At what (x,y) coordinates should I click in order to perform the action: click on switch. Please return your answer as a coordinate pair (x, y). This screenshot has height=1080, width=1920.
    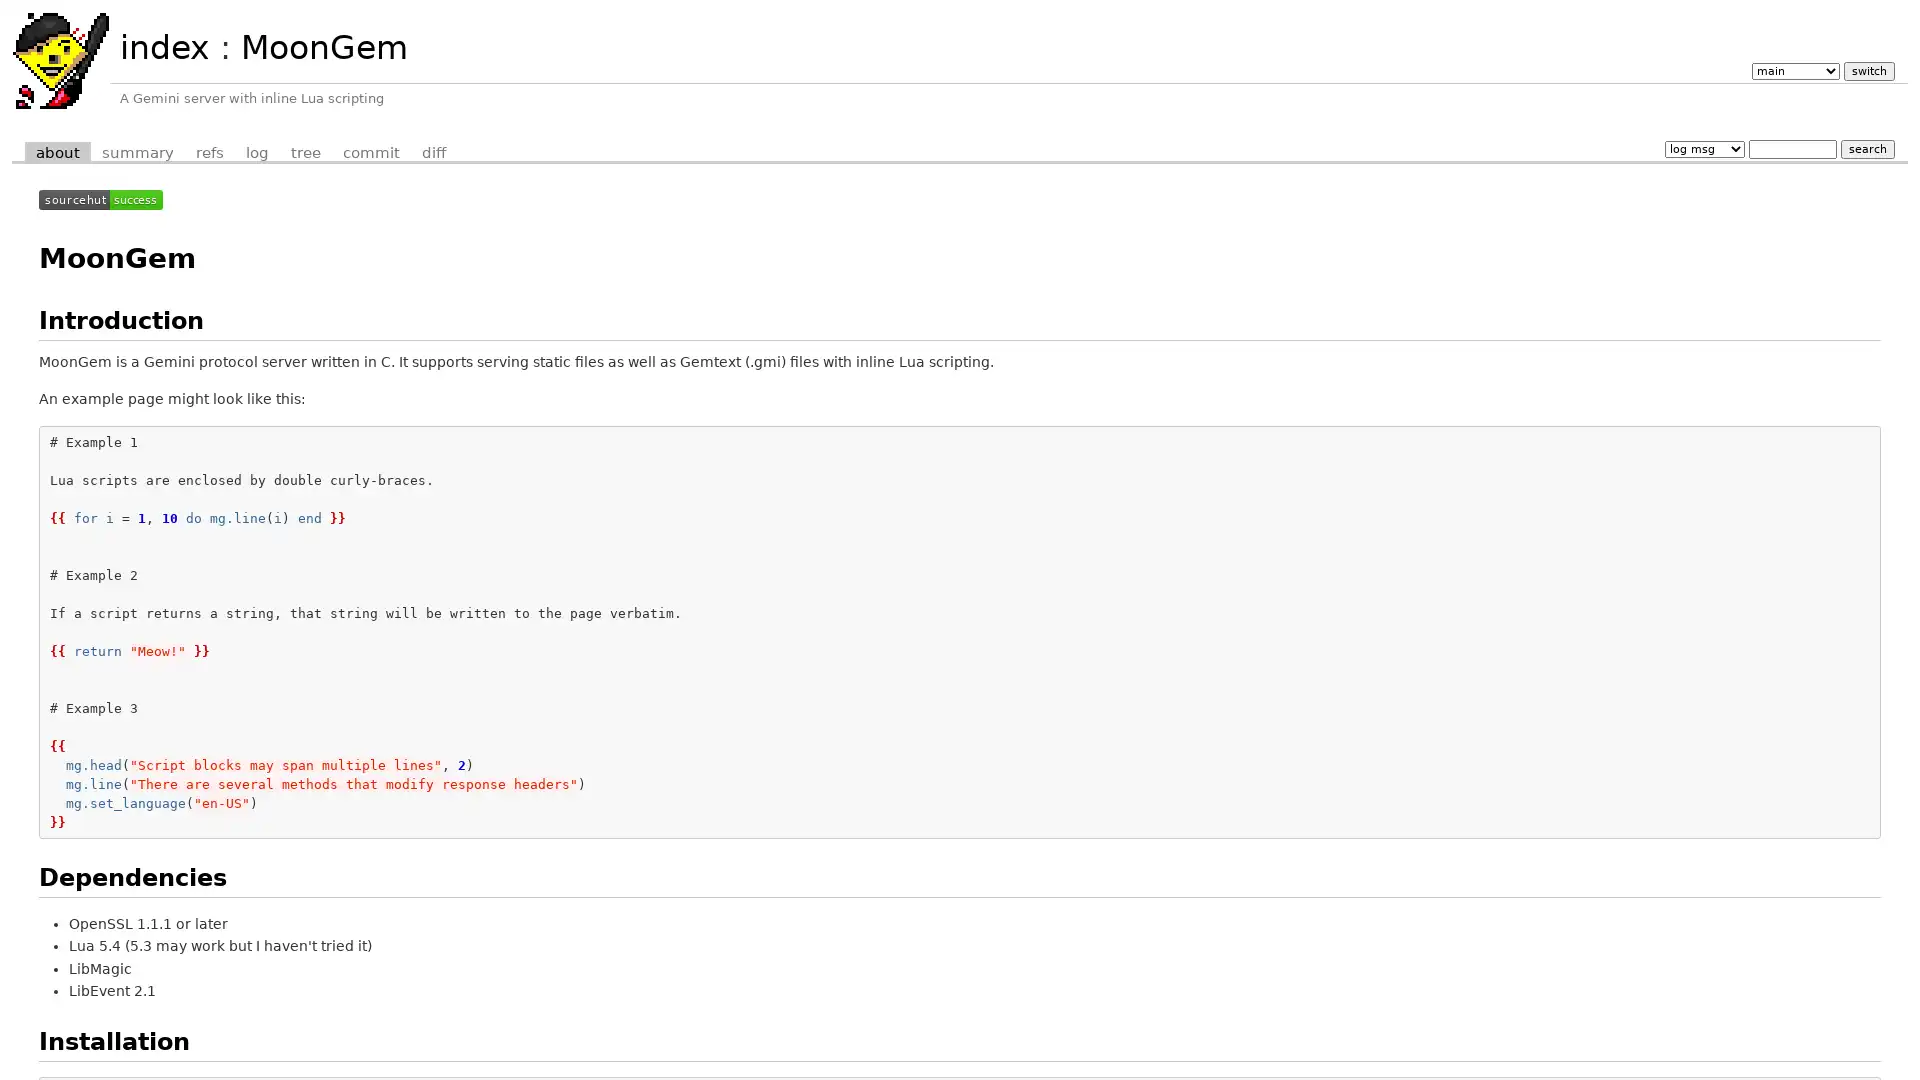
    Looking at the image, I should click on (1867, 69).